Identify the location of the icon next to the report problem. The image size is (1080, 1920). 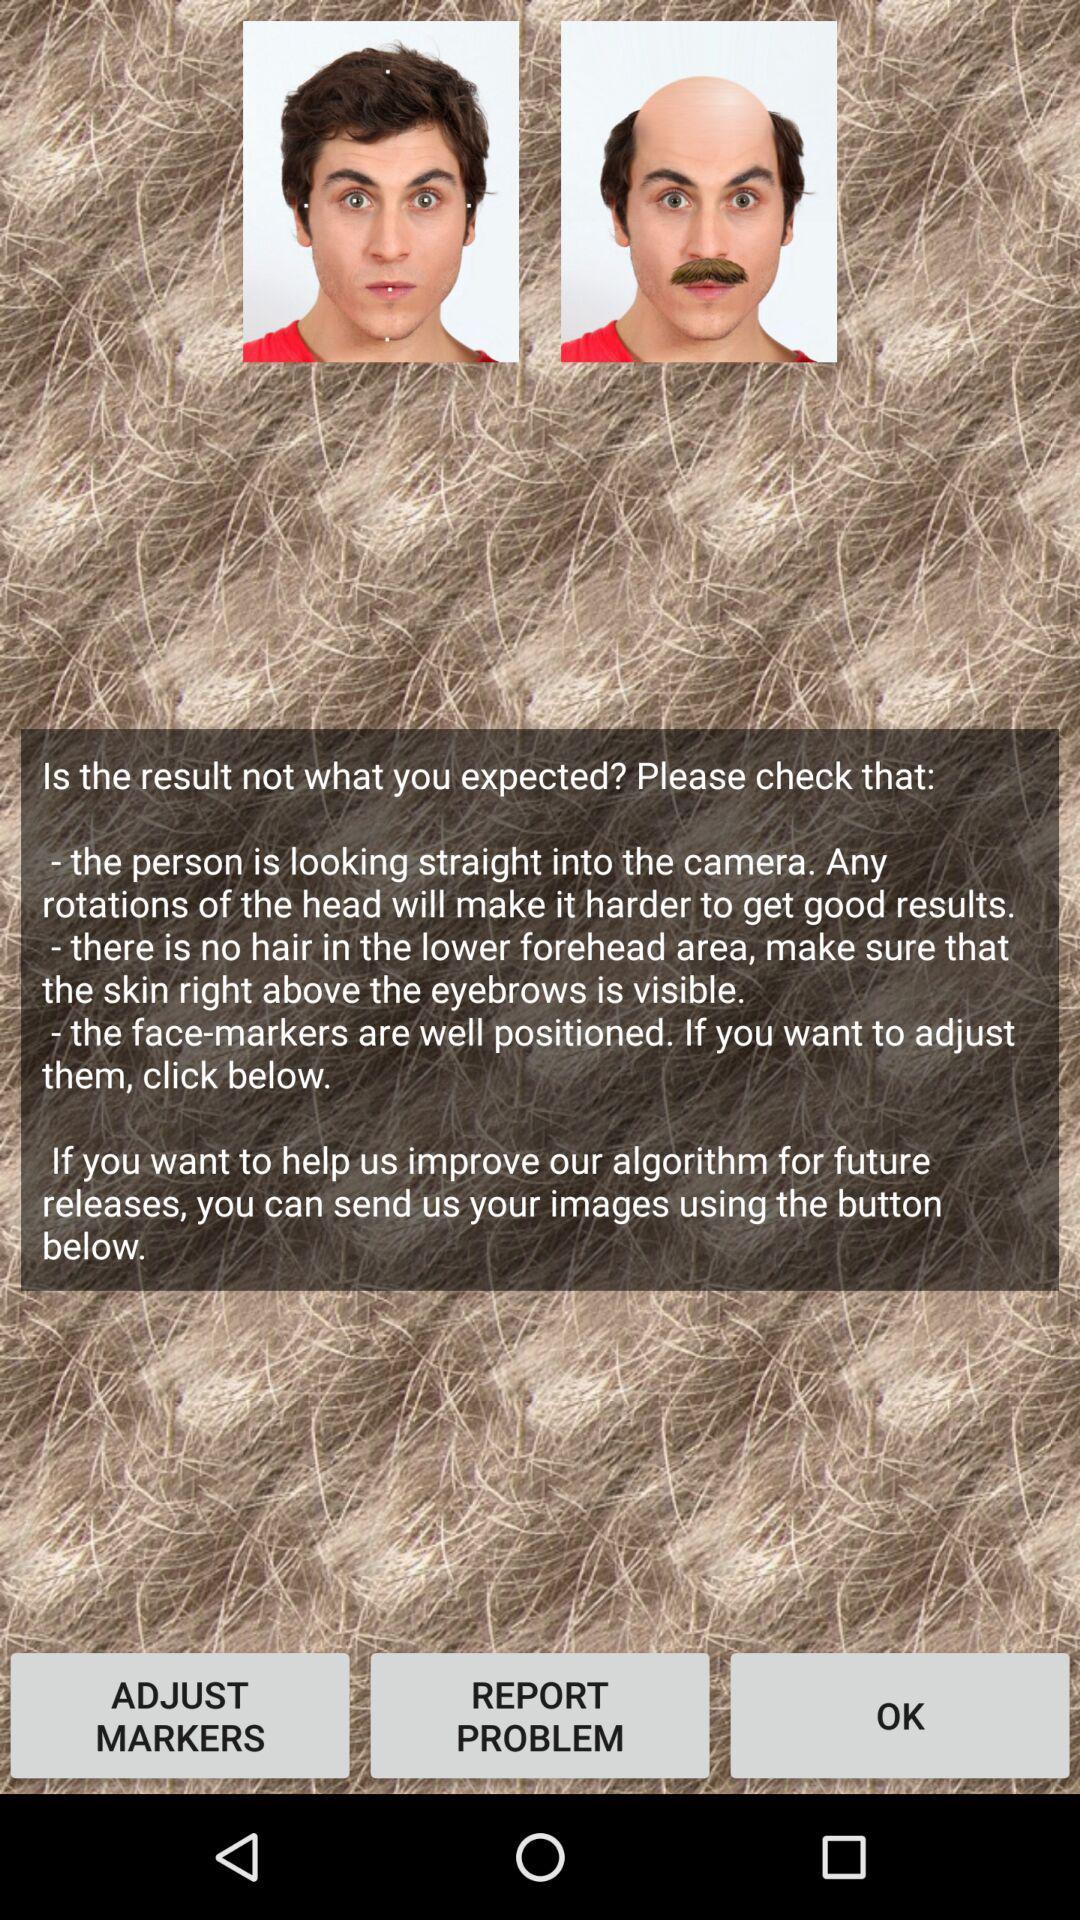
(180, 1714).